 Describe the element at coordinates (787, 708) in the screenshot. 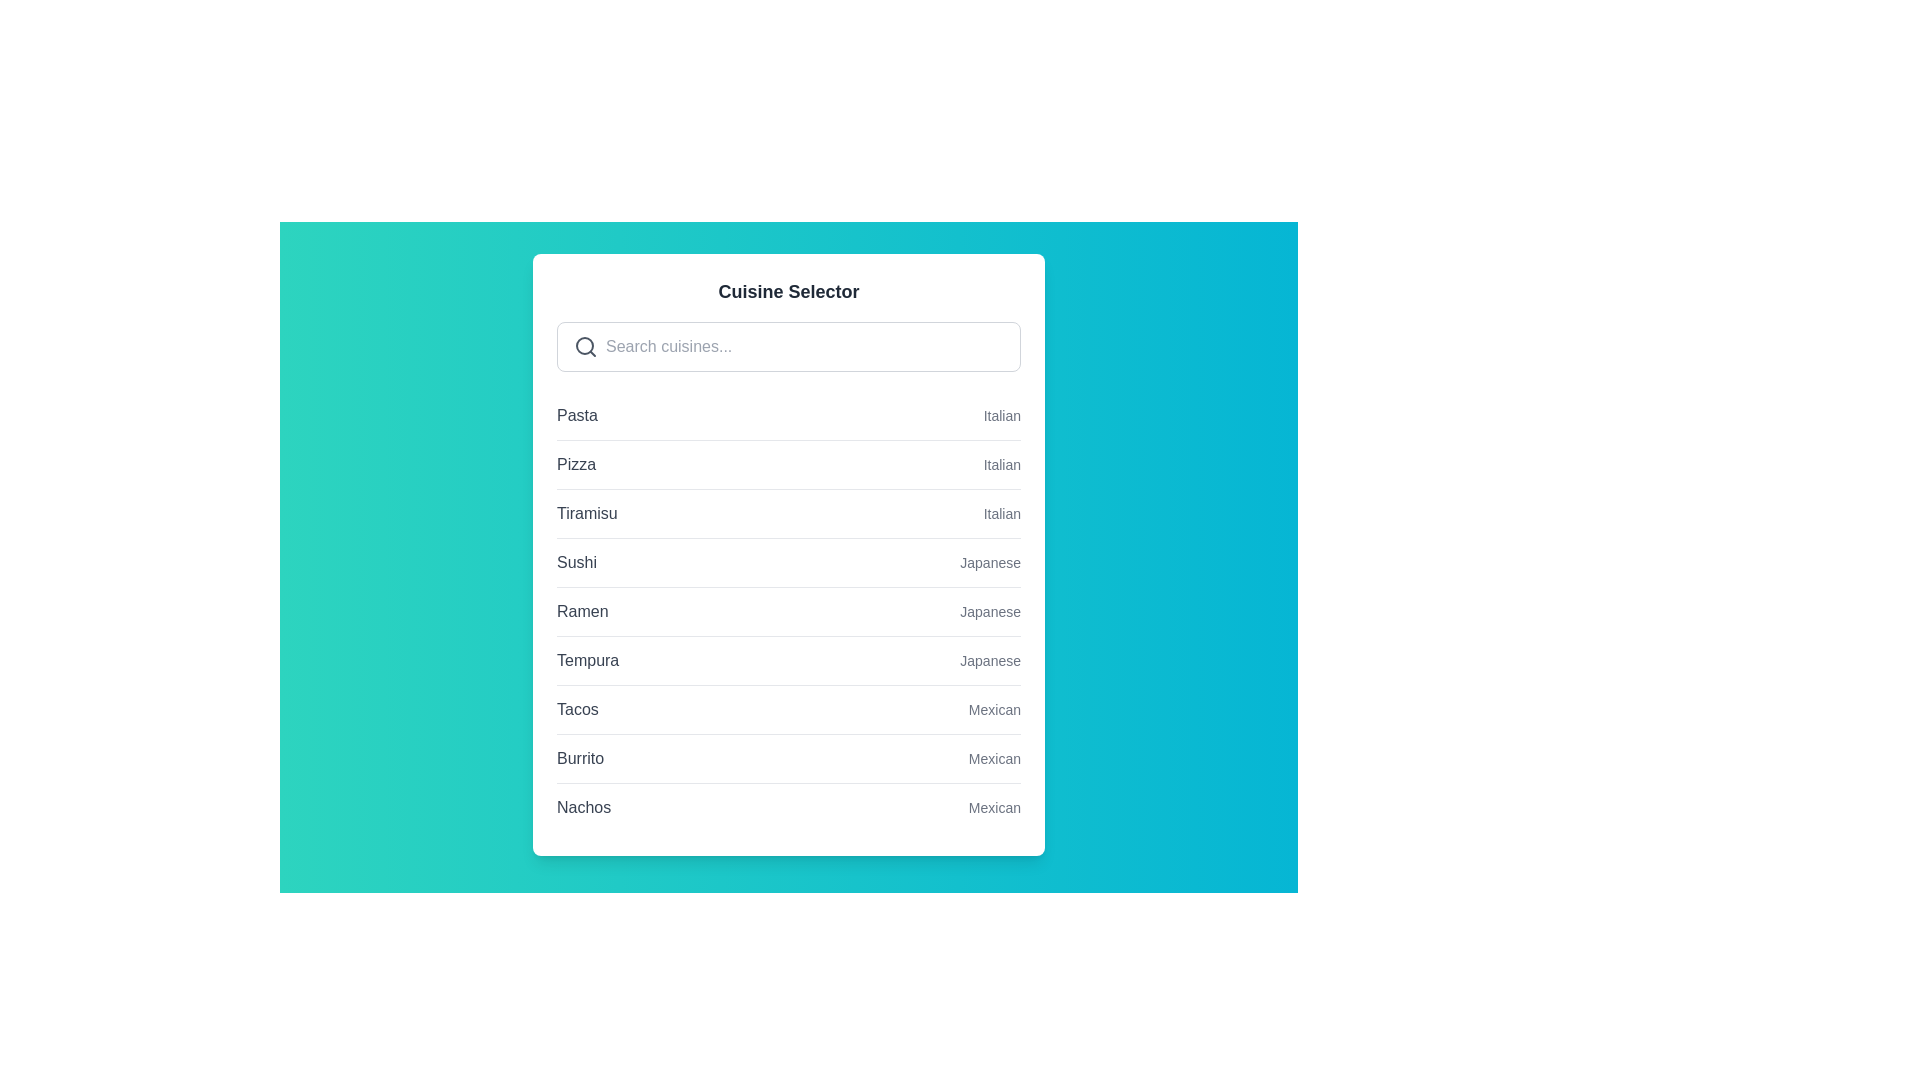

I see `the selectable item in the list representing the dish 'Tacos' and its associated cuisine 'Mexican', which is the seventh item from the top` at that location.